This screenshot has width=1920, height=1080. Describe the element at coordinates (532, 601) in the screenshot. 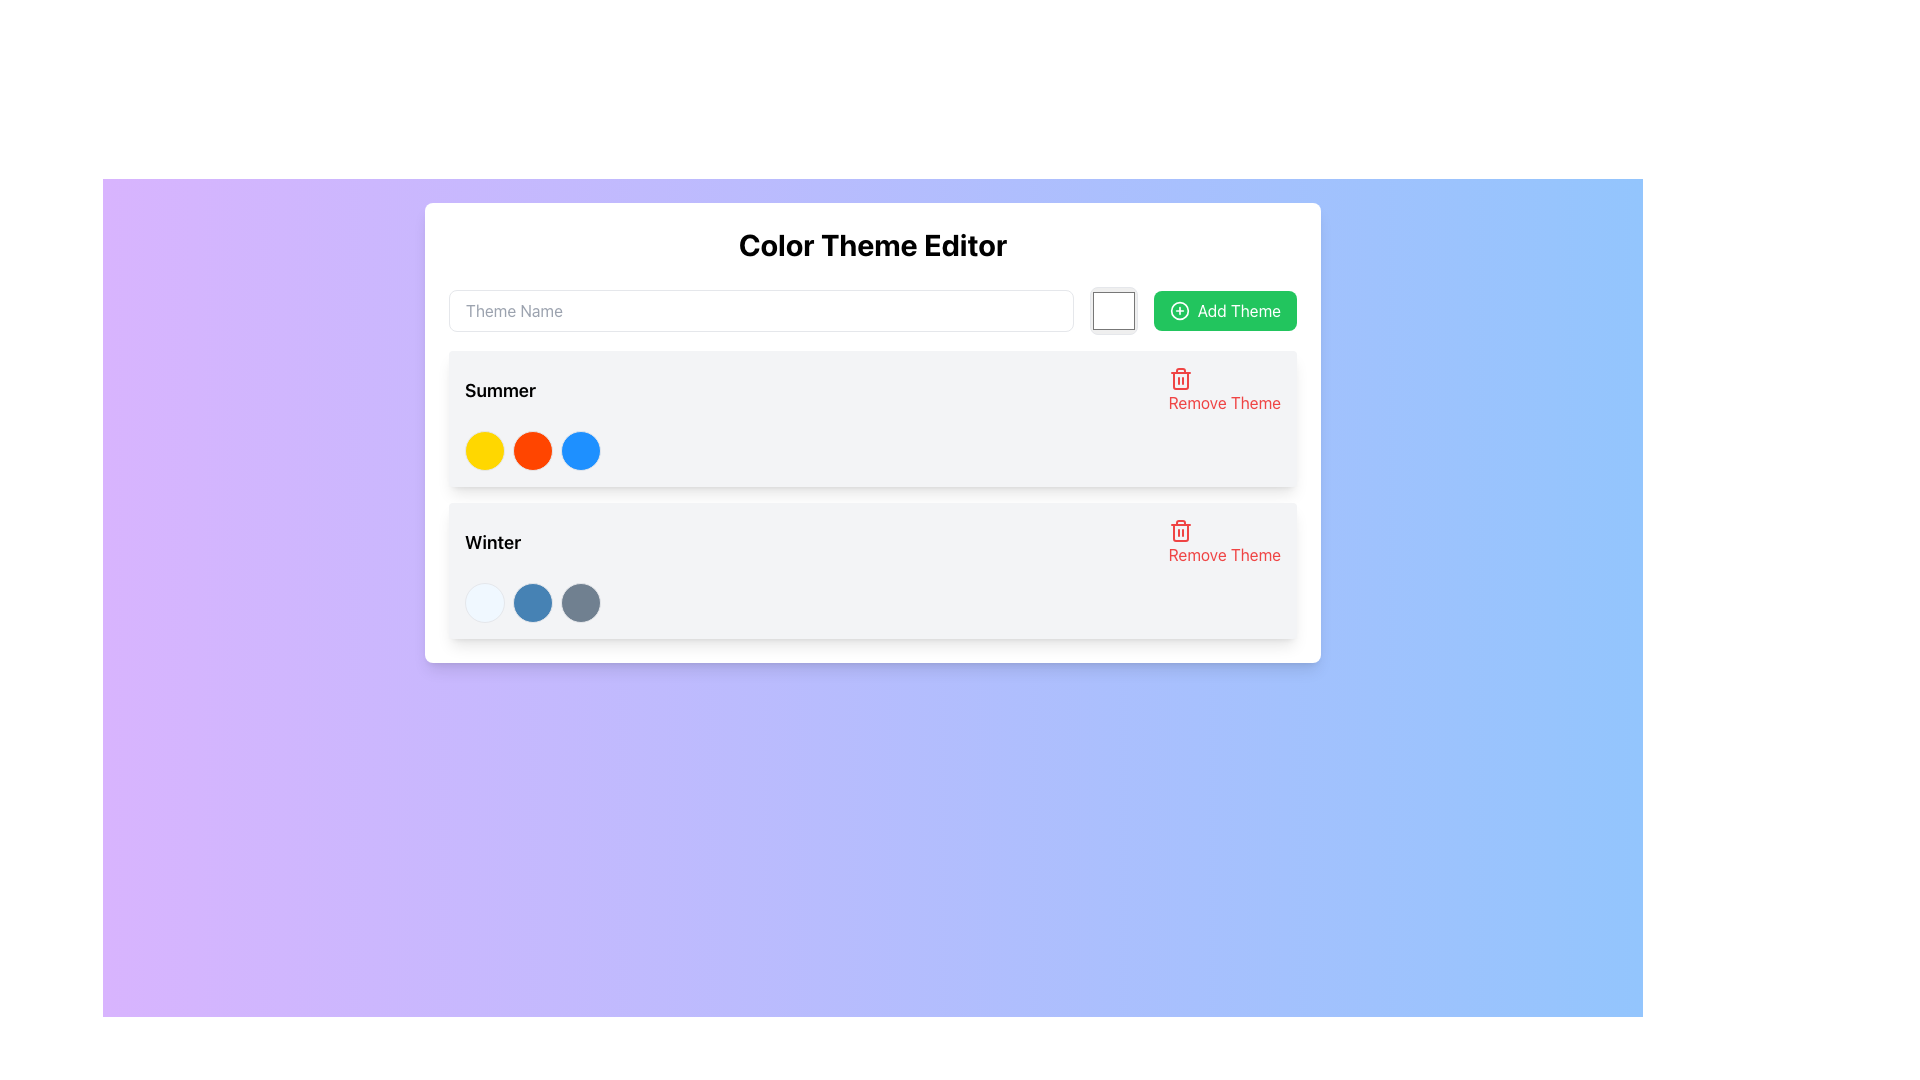

I see `the second interactive color selection button with a blue background, located in the 'Winter' section of the interface` at that location.